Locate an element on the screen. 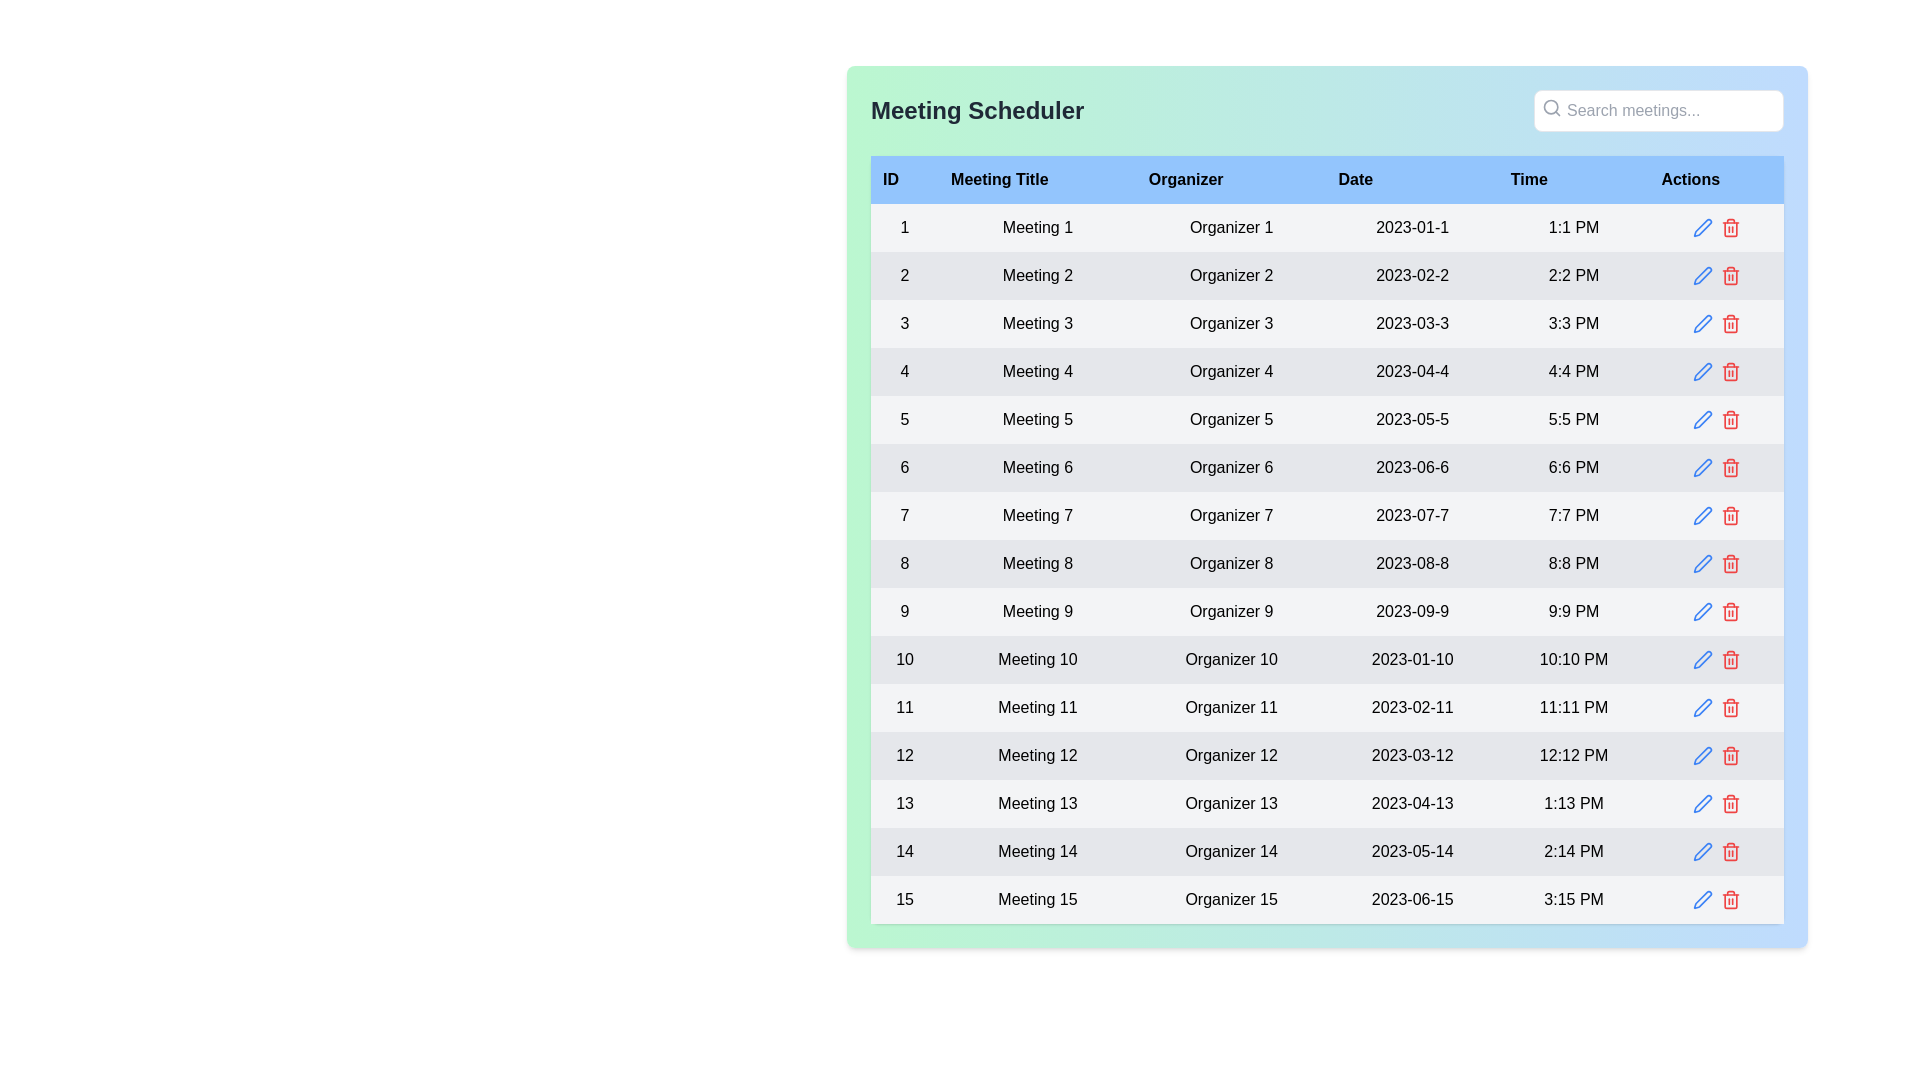 The width and height of the screenshot is (1920, 1080). the Text display element showing the date '2023-03-3' in the fourth column of the third row, corresponding to 'Meeting 3' and 'Organizer 3' is located at coordinates (1411, 323).